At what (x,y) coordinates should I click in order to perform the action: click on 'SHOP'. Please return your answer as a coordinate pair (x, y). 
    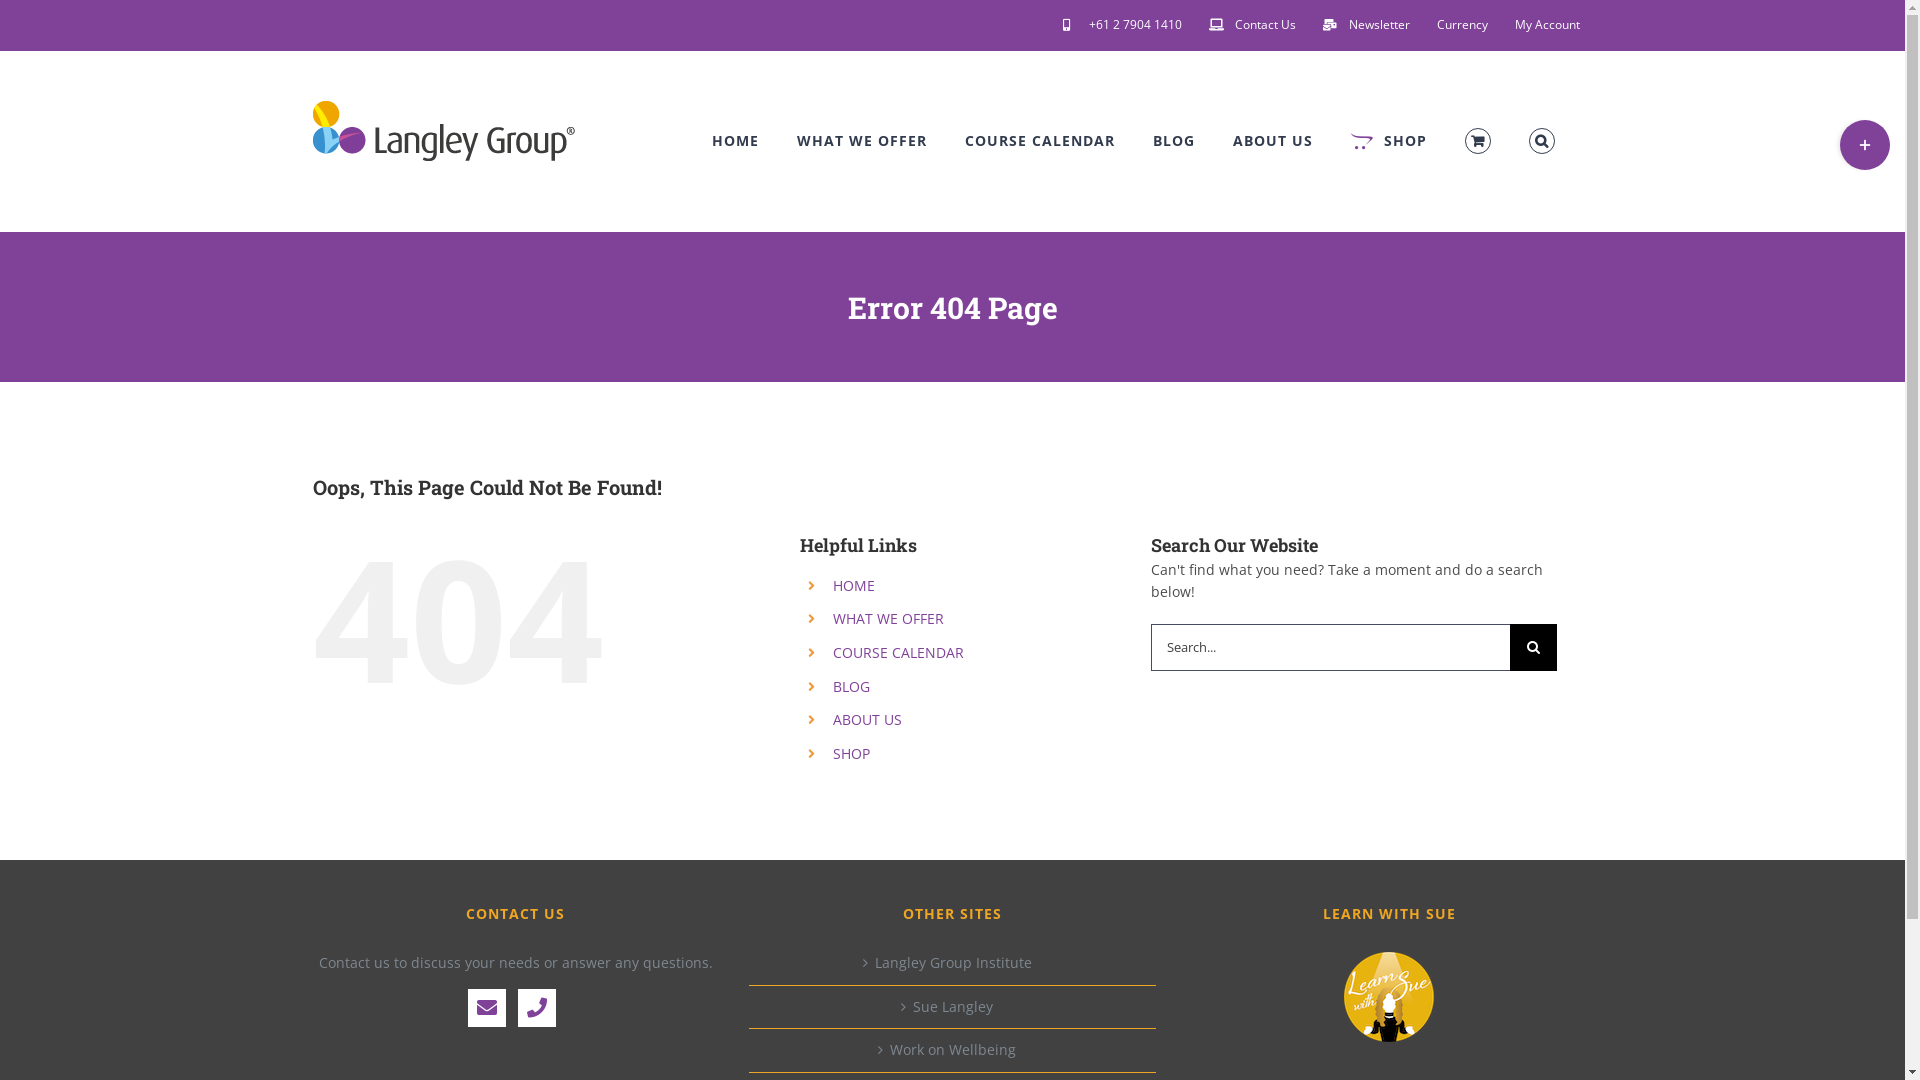
    Looking at the image, I should click on (1387, 140).